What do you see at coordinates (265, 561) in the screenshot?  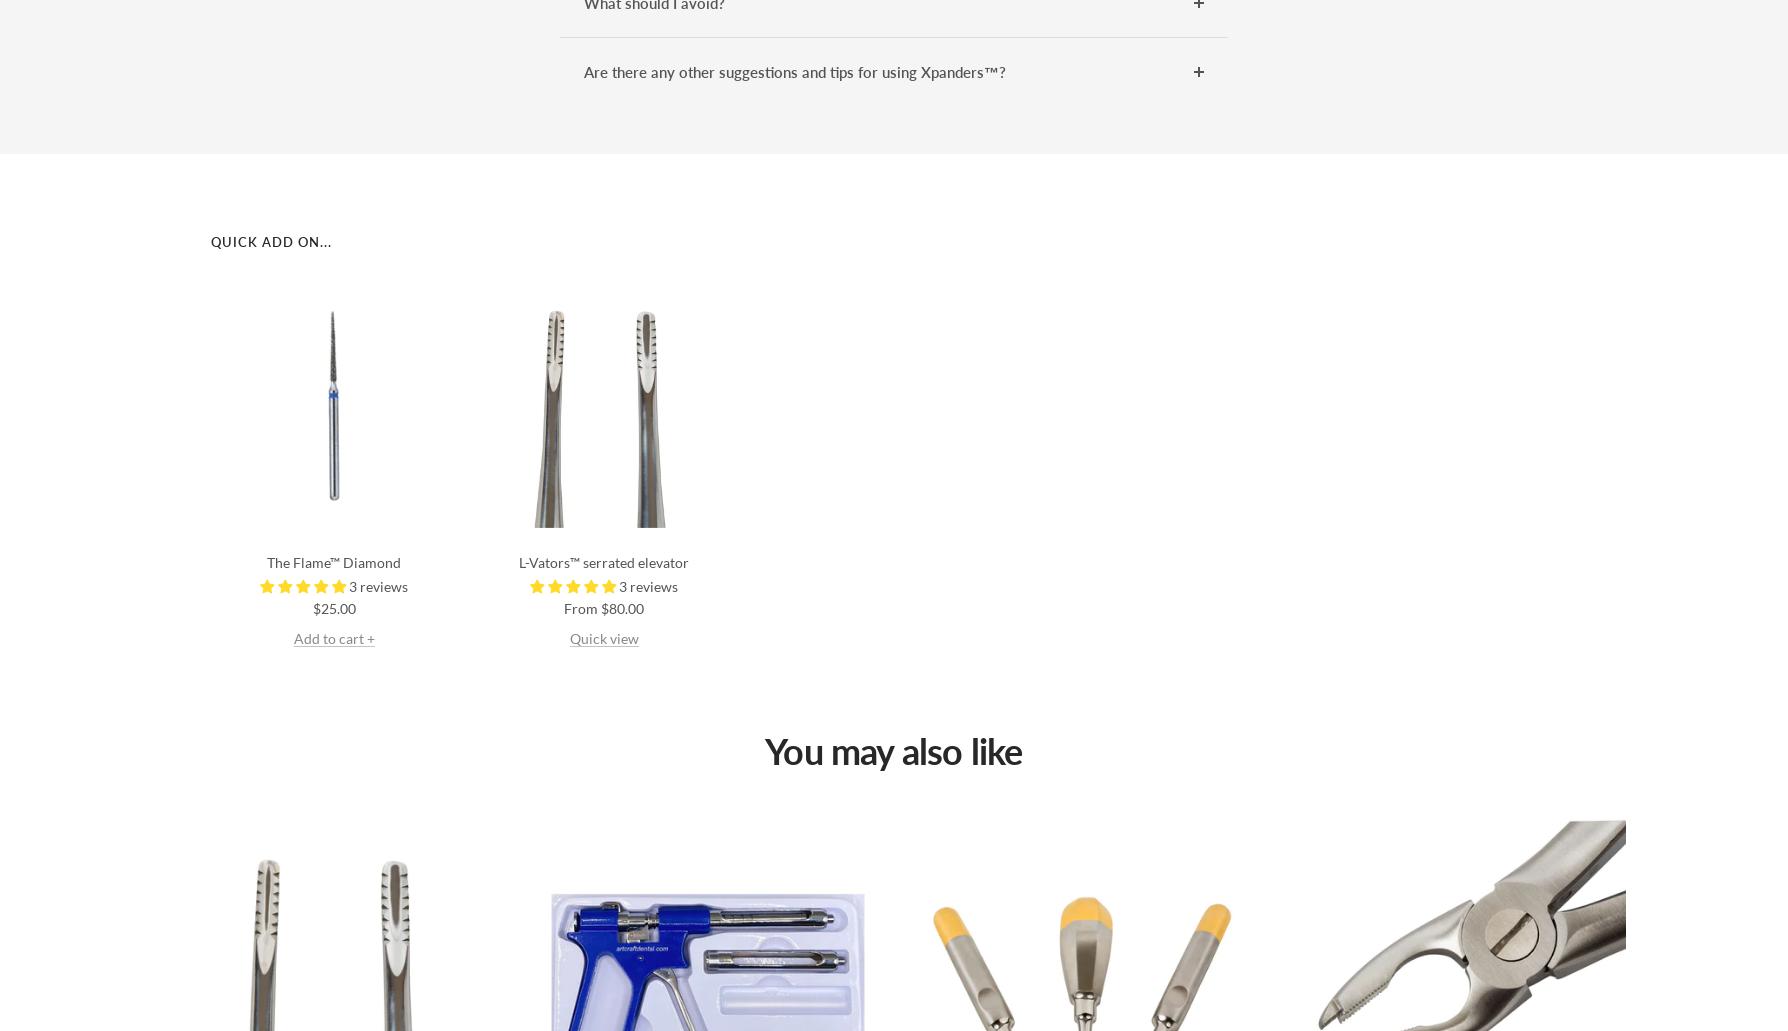 I see `'The Flame™ Diamond'` at bounding box center [265, 561].